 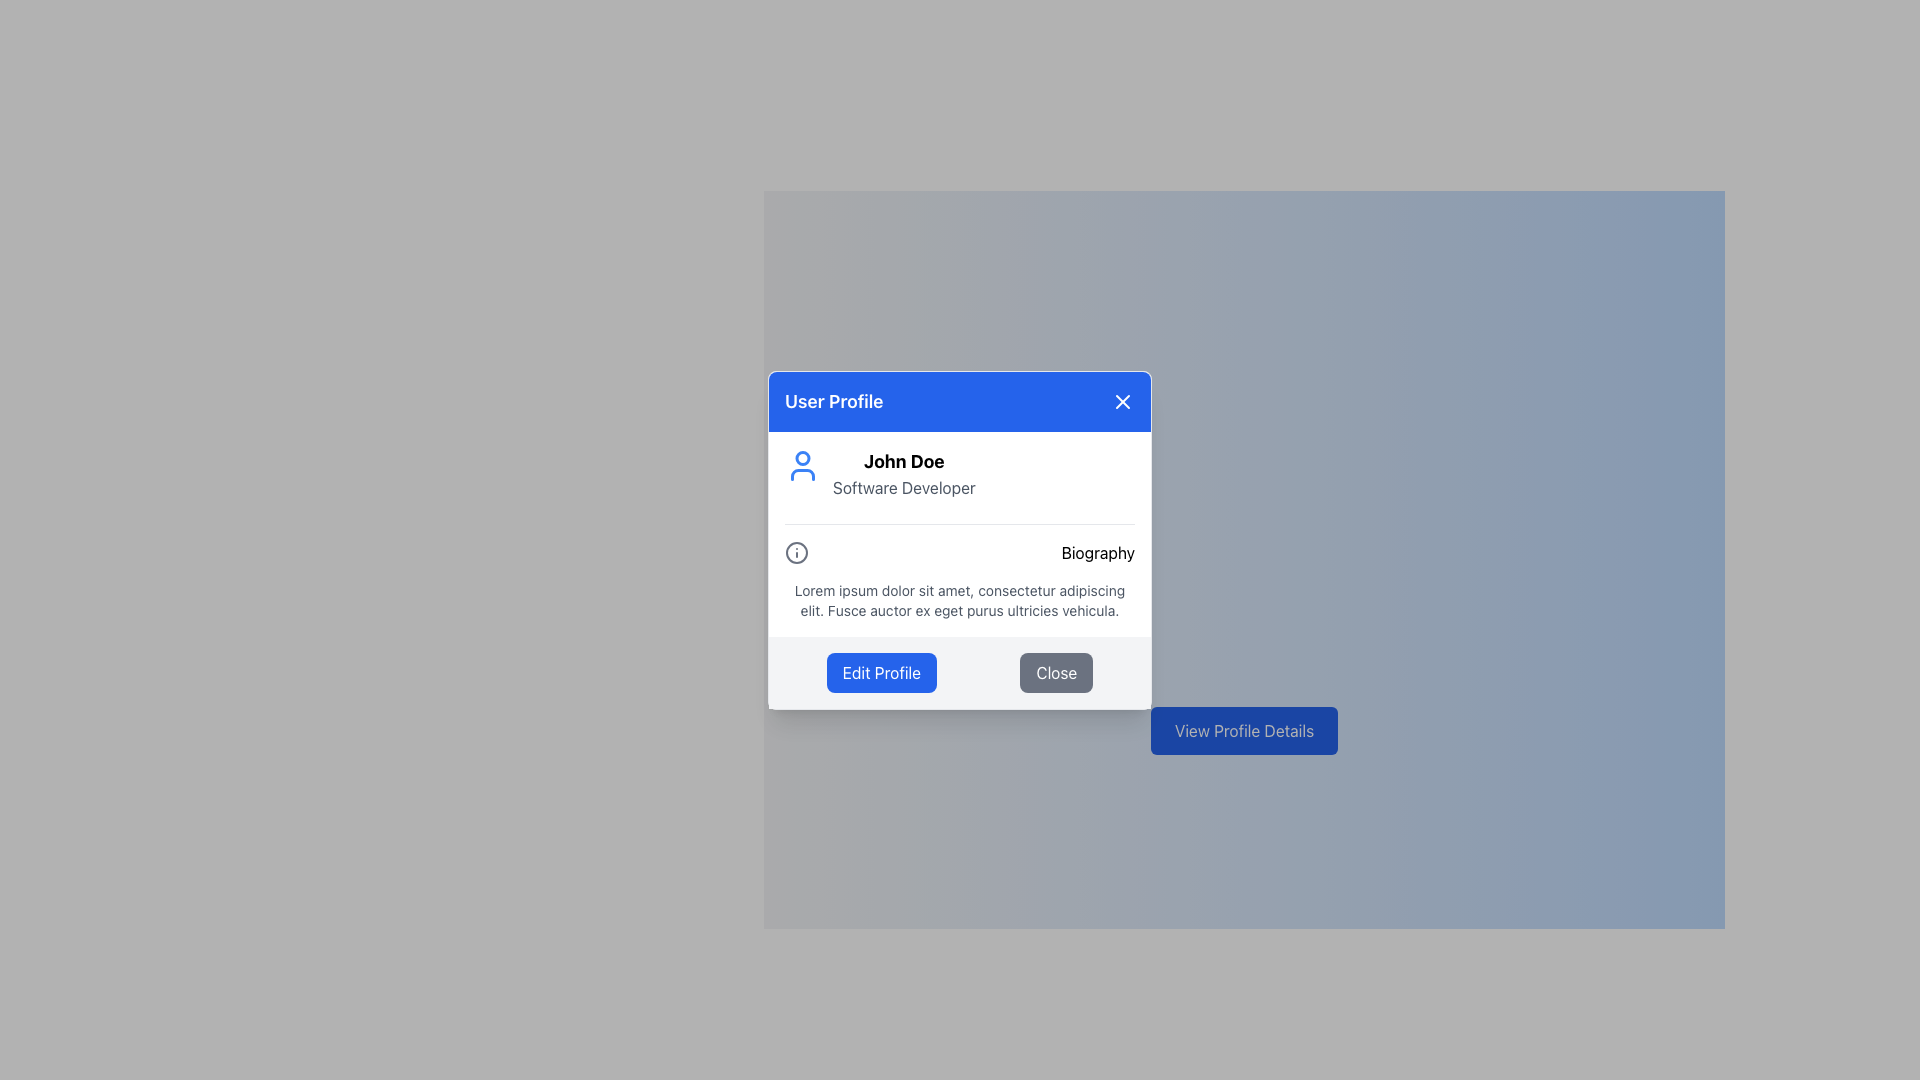 What do you see at coordinates (1055, 672) in the screenshot?
I see `the second button in the footer of the modal window` at bounding box center [1055, 672].